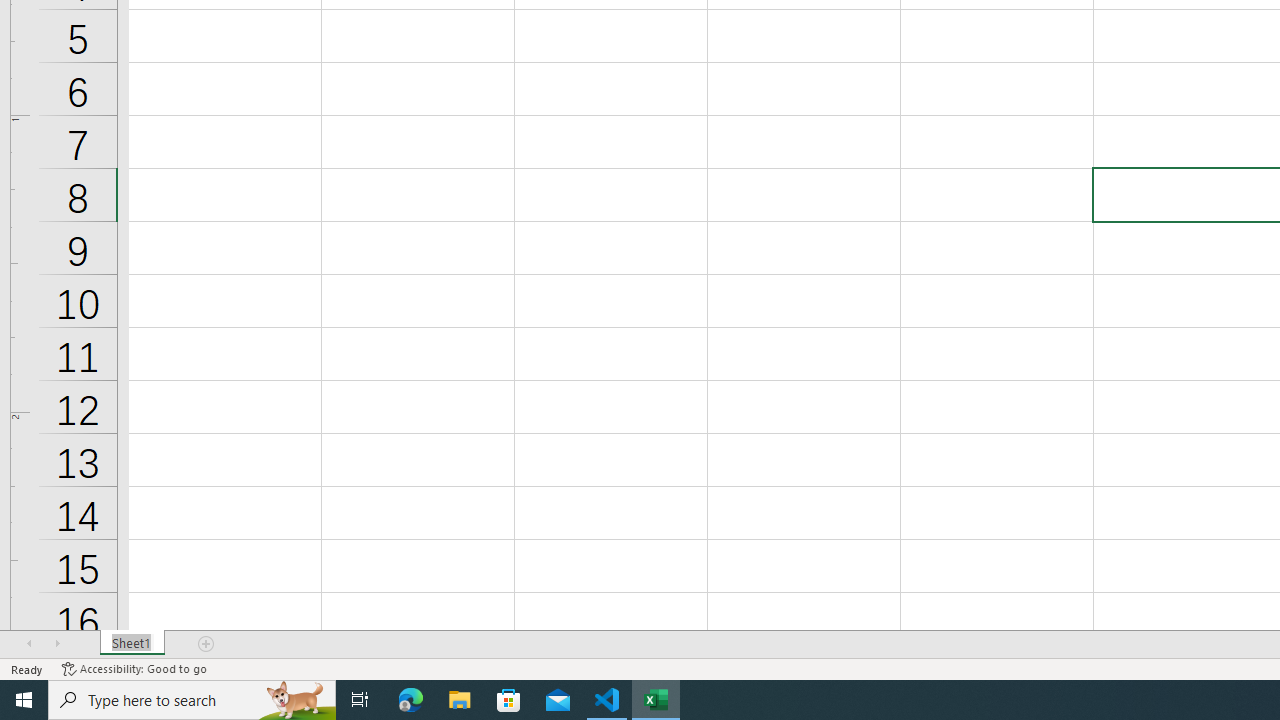 The height and width of the screenshot is (720, 1280). What do you see at coordinates (131, 644) in the screenshot?
I see `'Sheet Tab'` at bounding box center [131, 644].